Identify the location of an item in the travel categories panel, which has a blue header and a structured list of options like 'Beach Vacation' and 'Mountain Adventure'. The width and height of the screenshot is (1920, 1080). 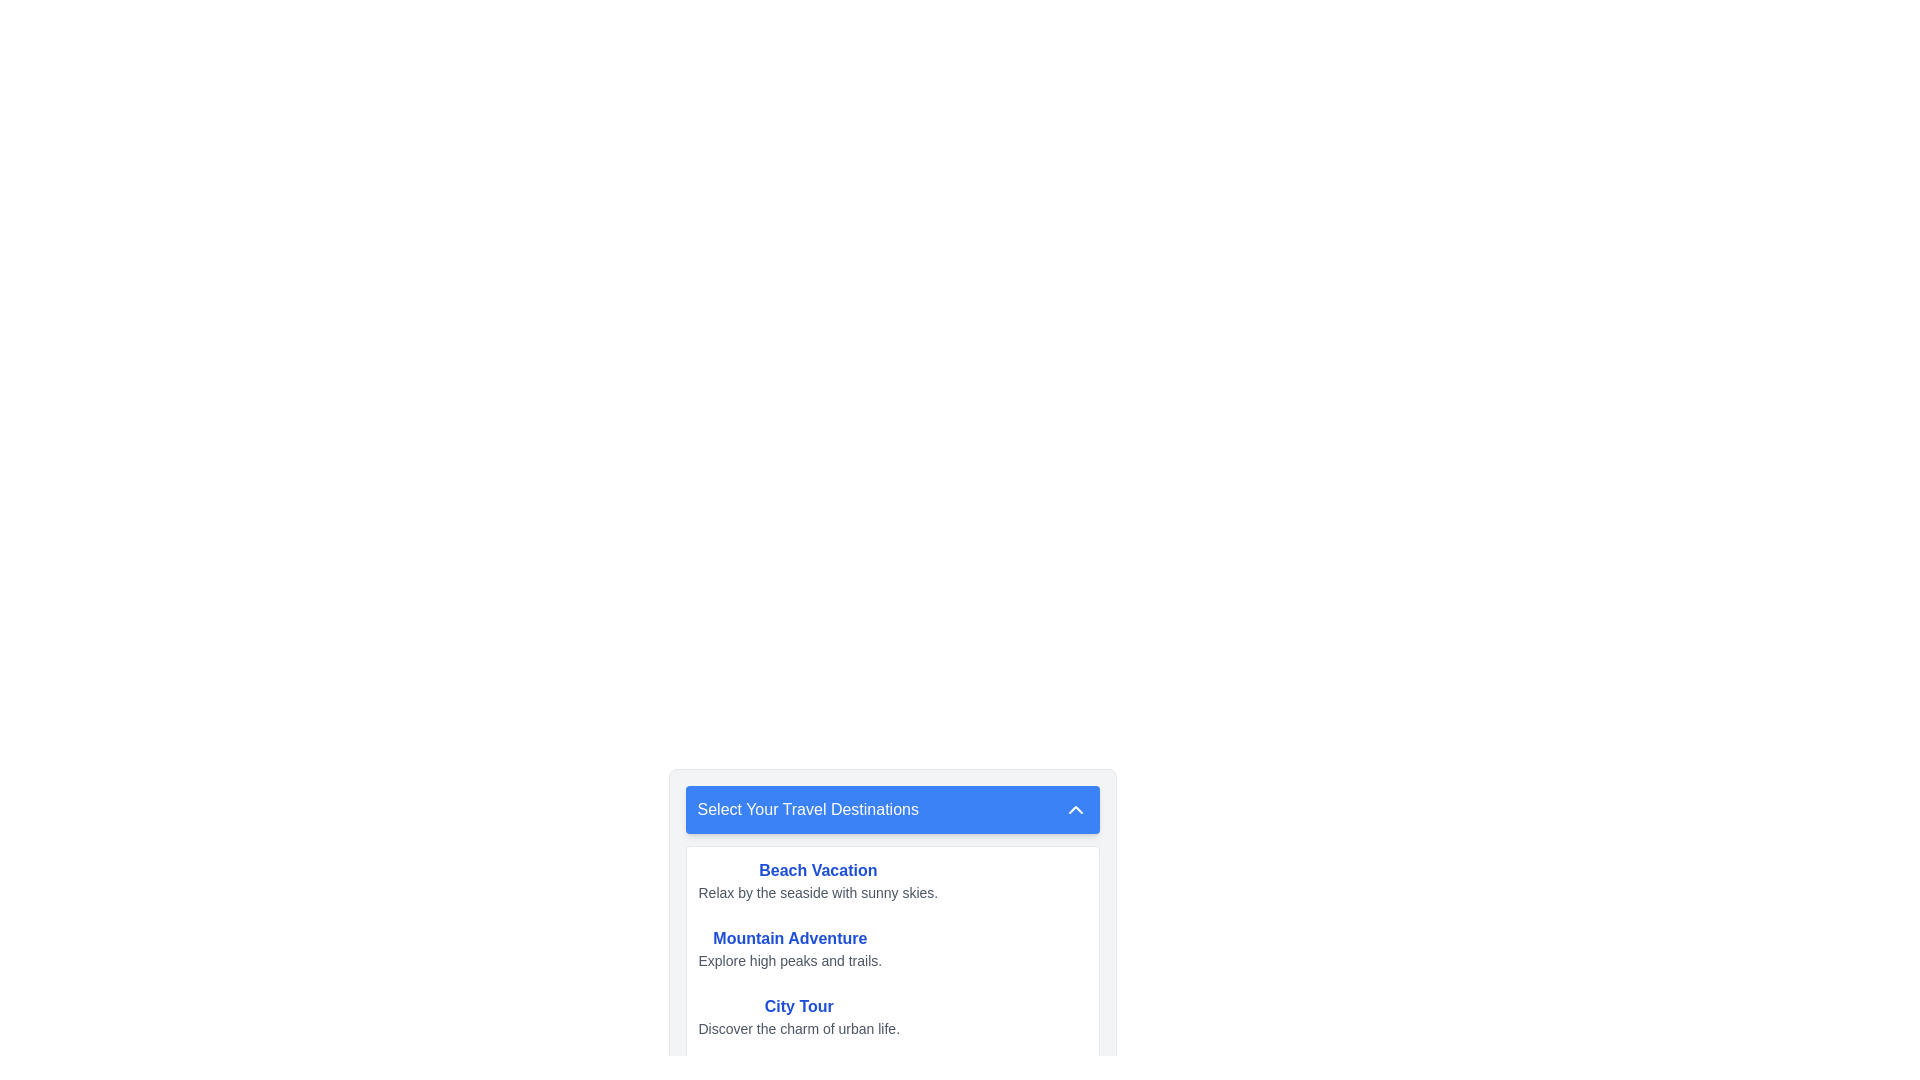
(891, 900).